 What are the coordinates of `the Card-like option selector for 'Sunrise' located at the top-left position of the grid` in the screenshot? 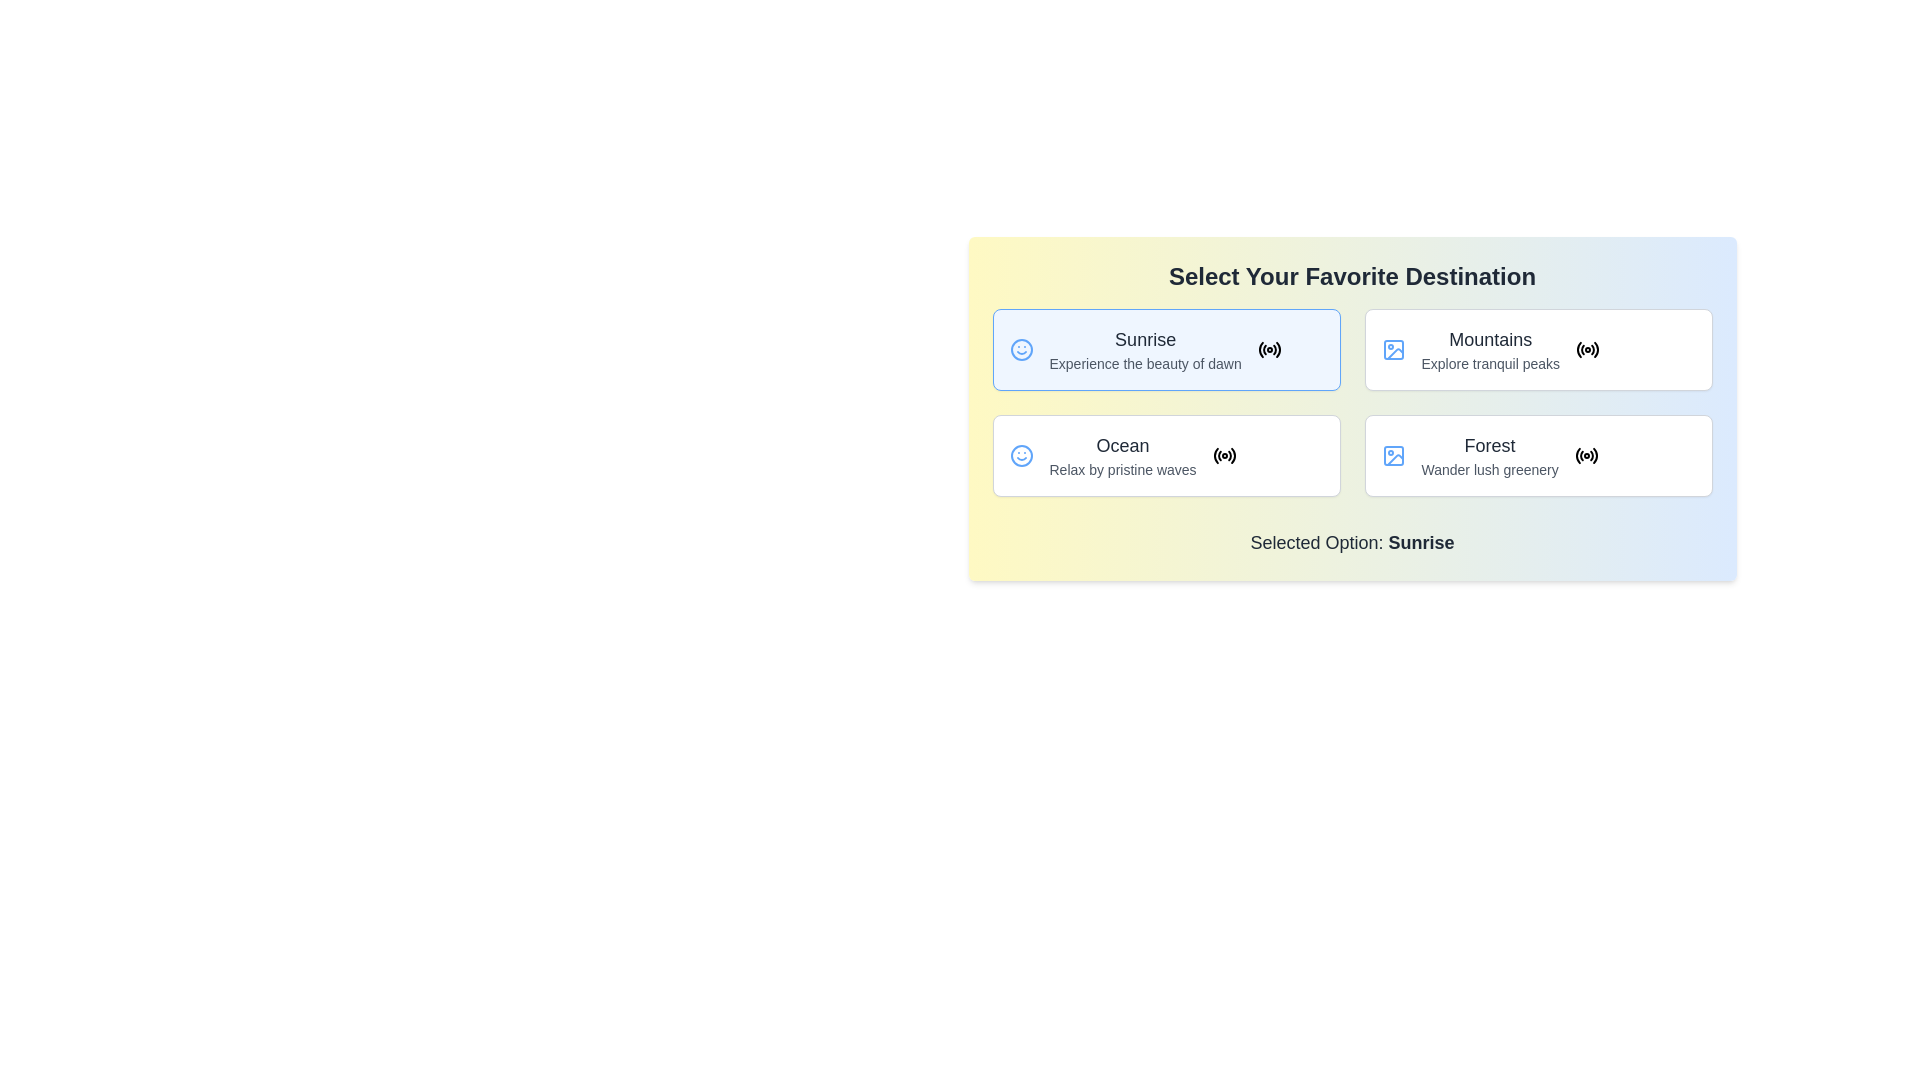 It's located at (1166, 349).